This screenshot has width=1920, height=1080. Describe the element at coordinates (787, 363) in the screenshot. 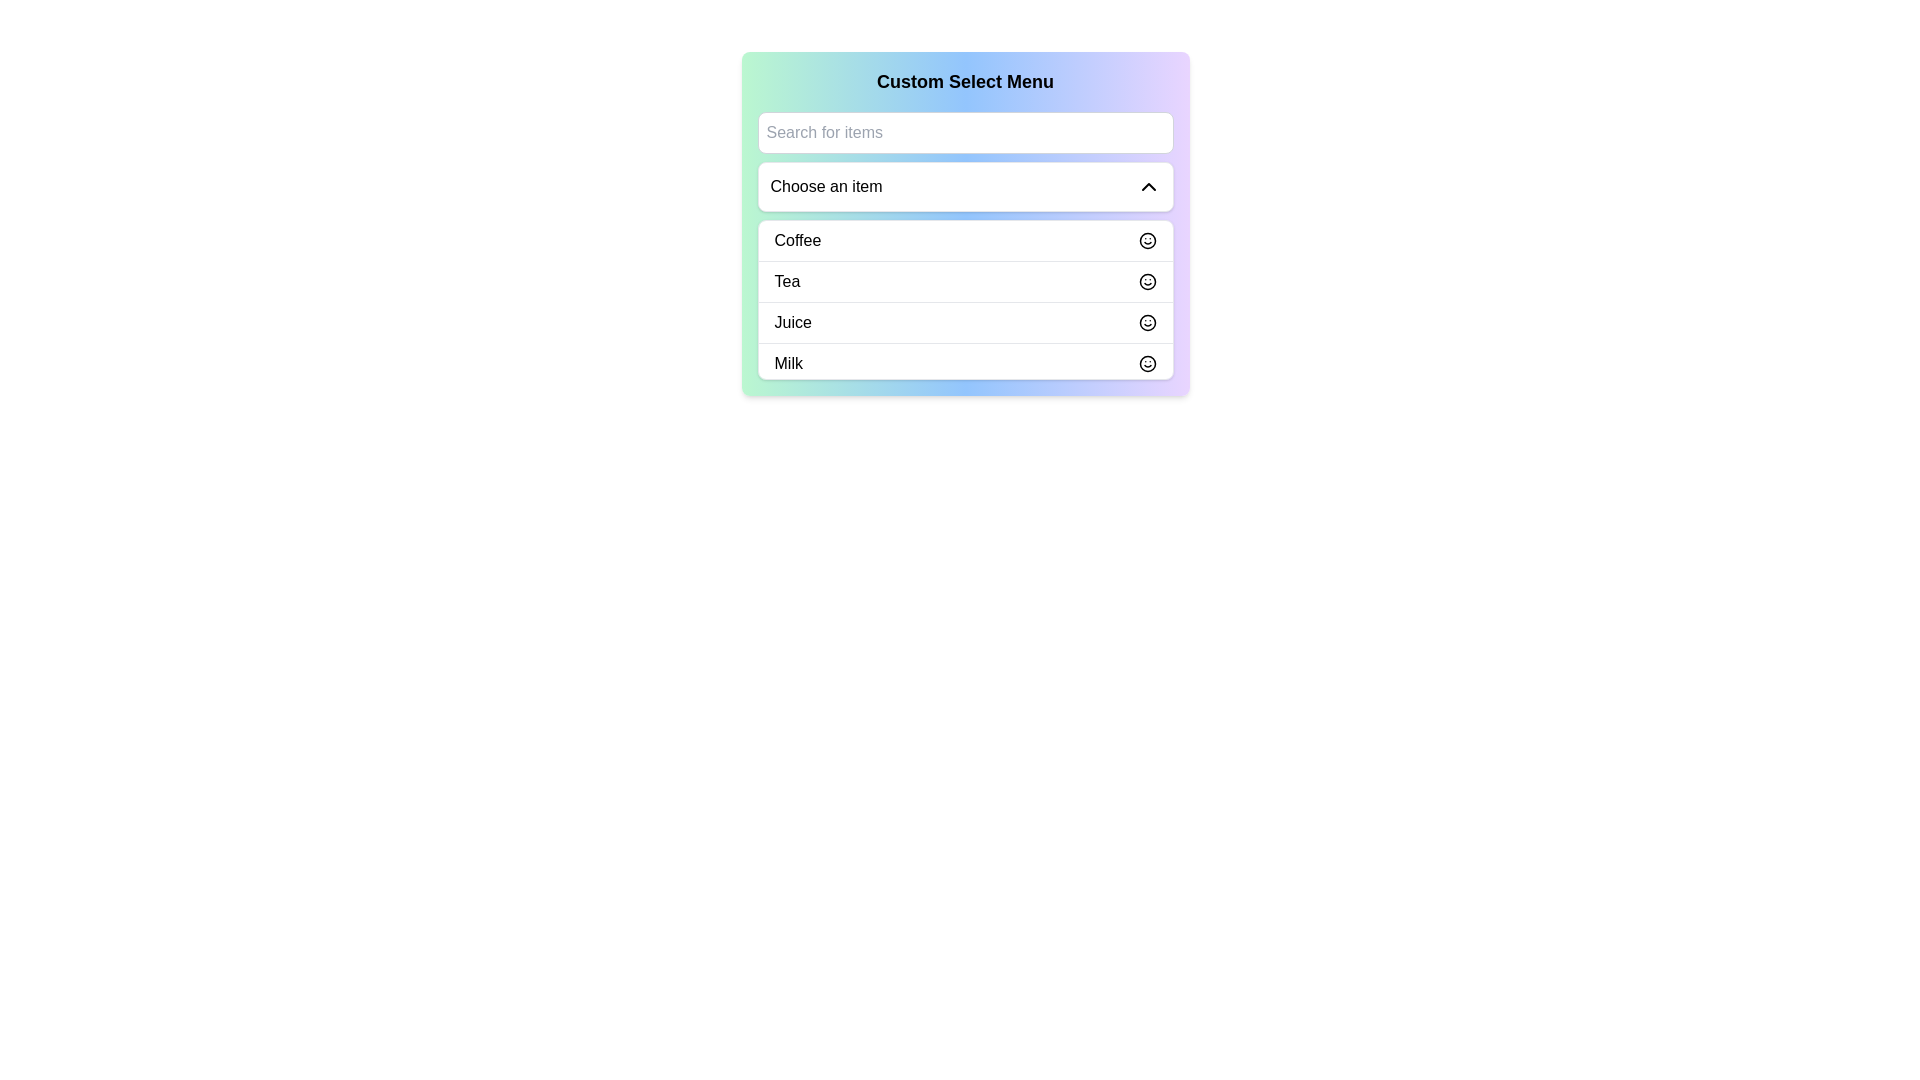

I see `the 'Milk' text label in the fourth row of the dropdown list under 'Custom Select Menu'` at that location.